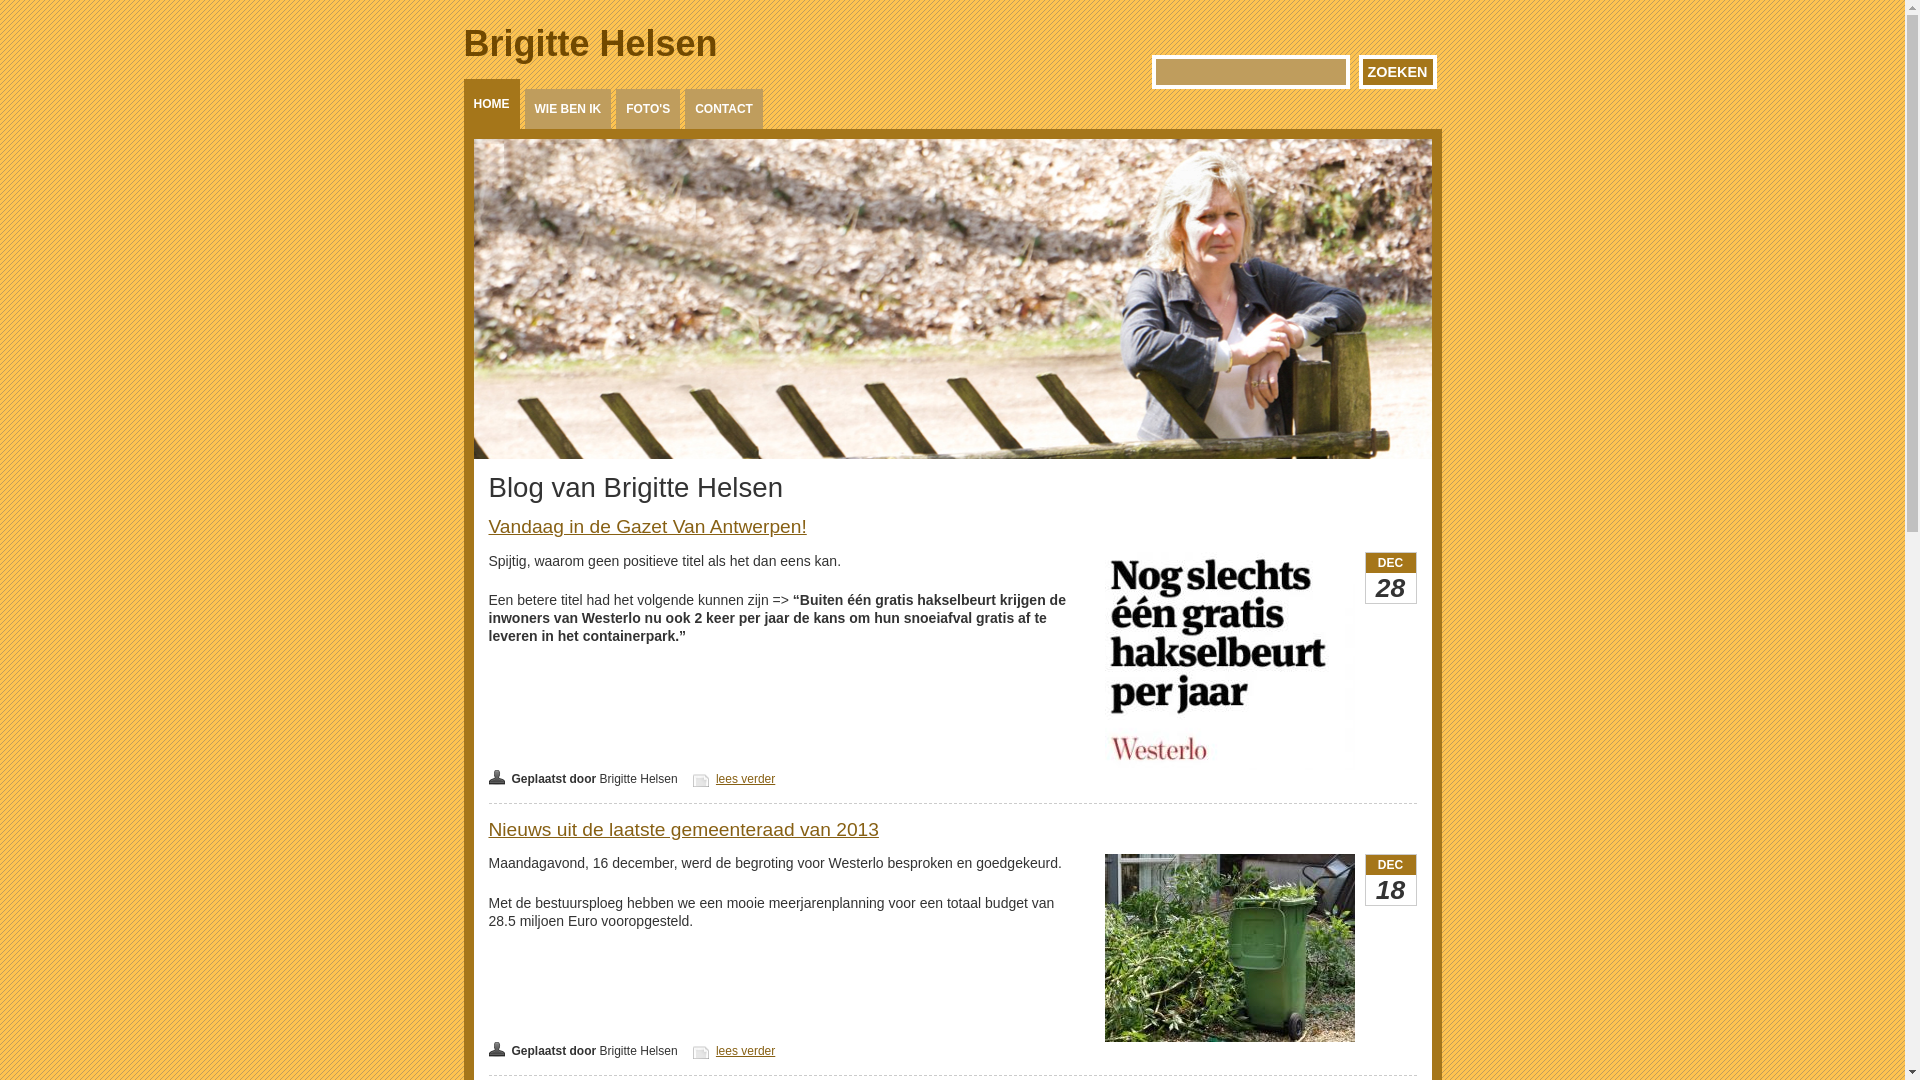  What do you see at coordinates (715, 778) in the screenshot?
I see `'lees verder'` at bounding box center [715, 778].